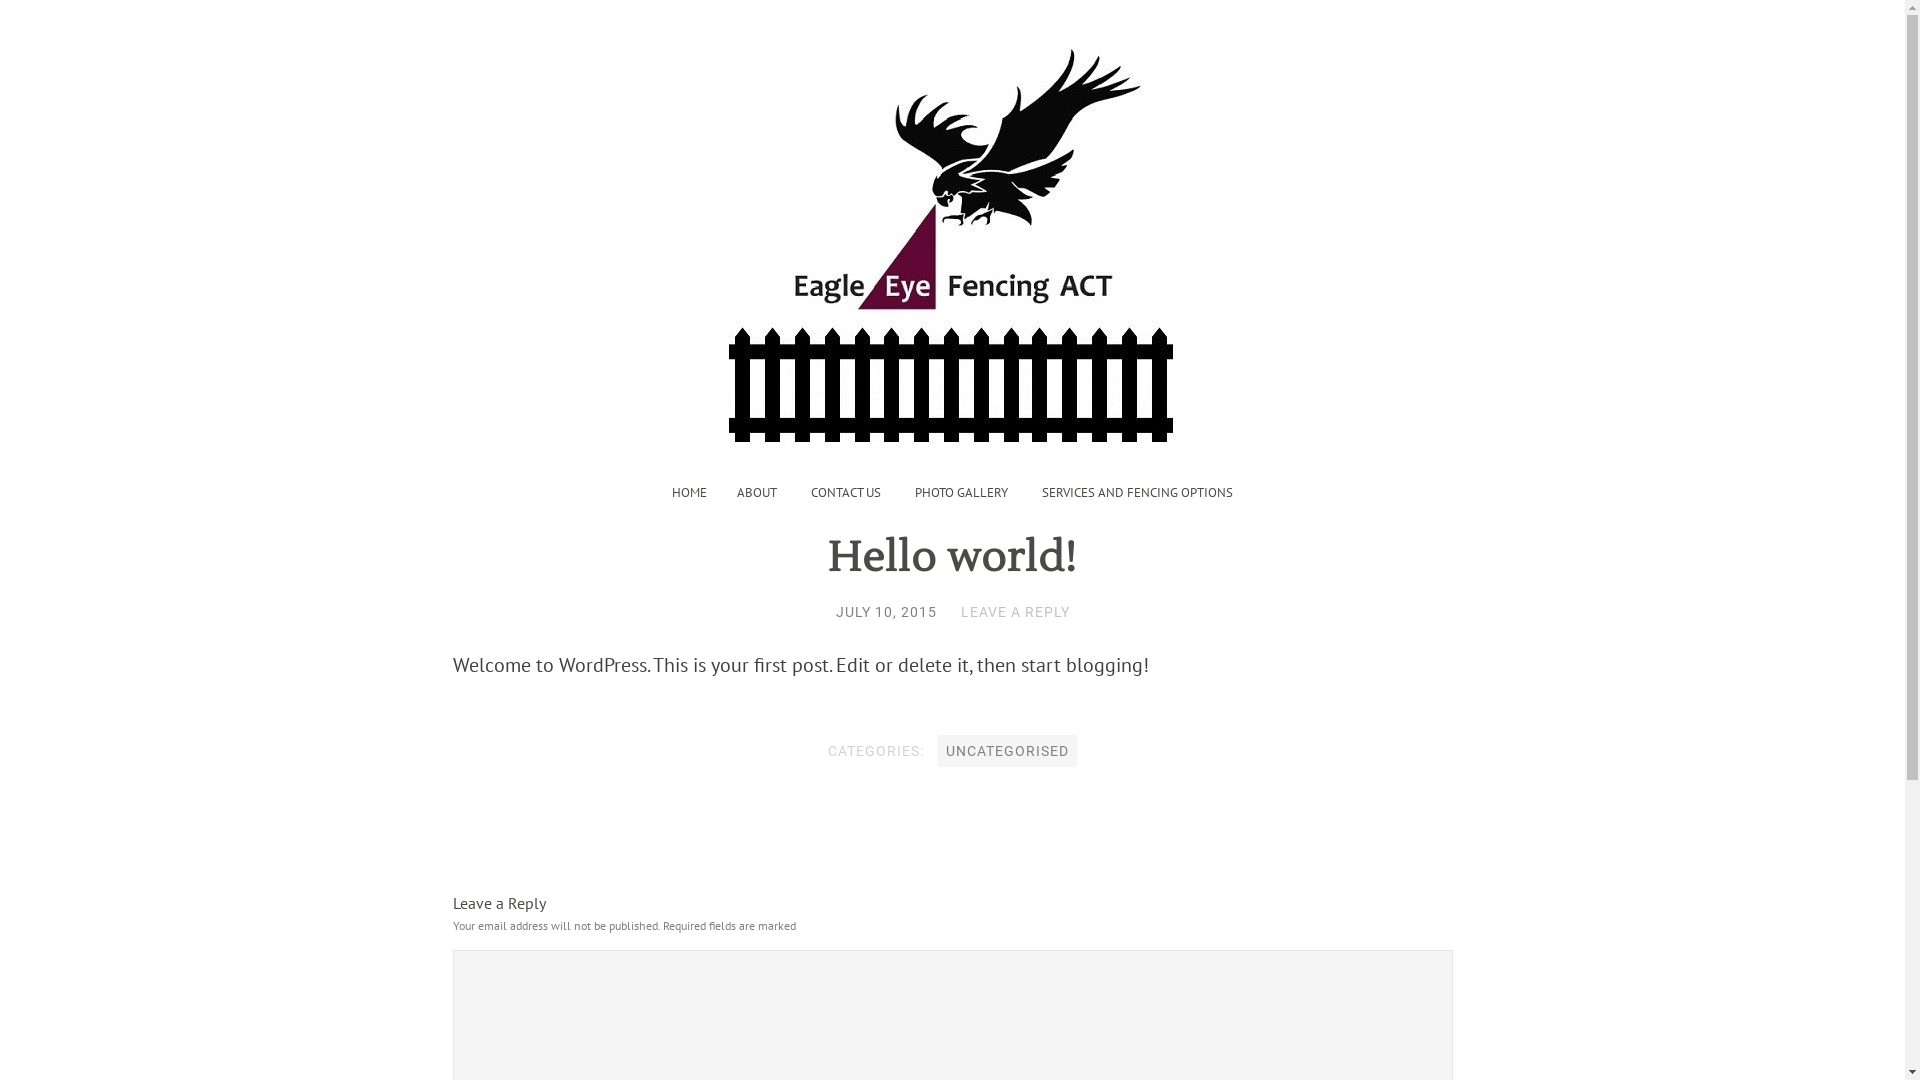 Image resolution: width=1920 pixels, height=1080 pixels. Describe the element at coordinates (845, 491) in the screenshot. I see `'CONTACT US'` at that location.